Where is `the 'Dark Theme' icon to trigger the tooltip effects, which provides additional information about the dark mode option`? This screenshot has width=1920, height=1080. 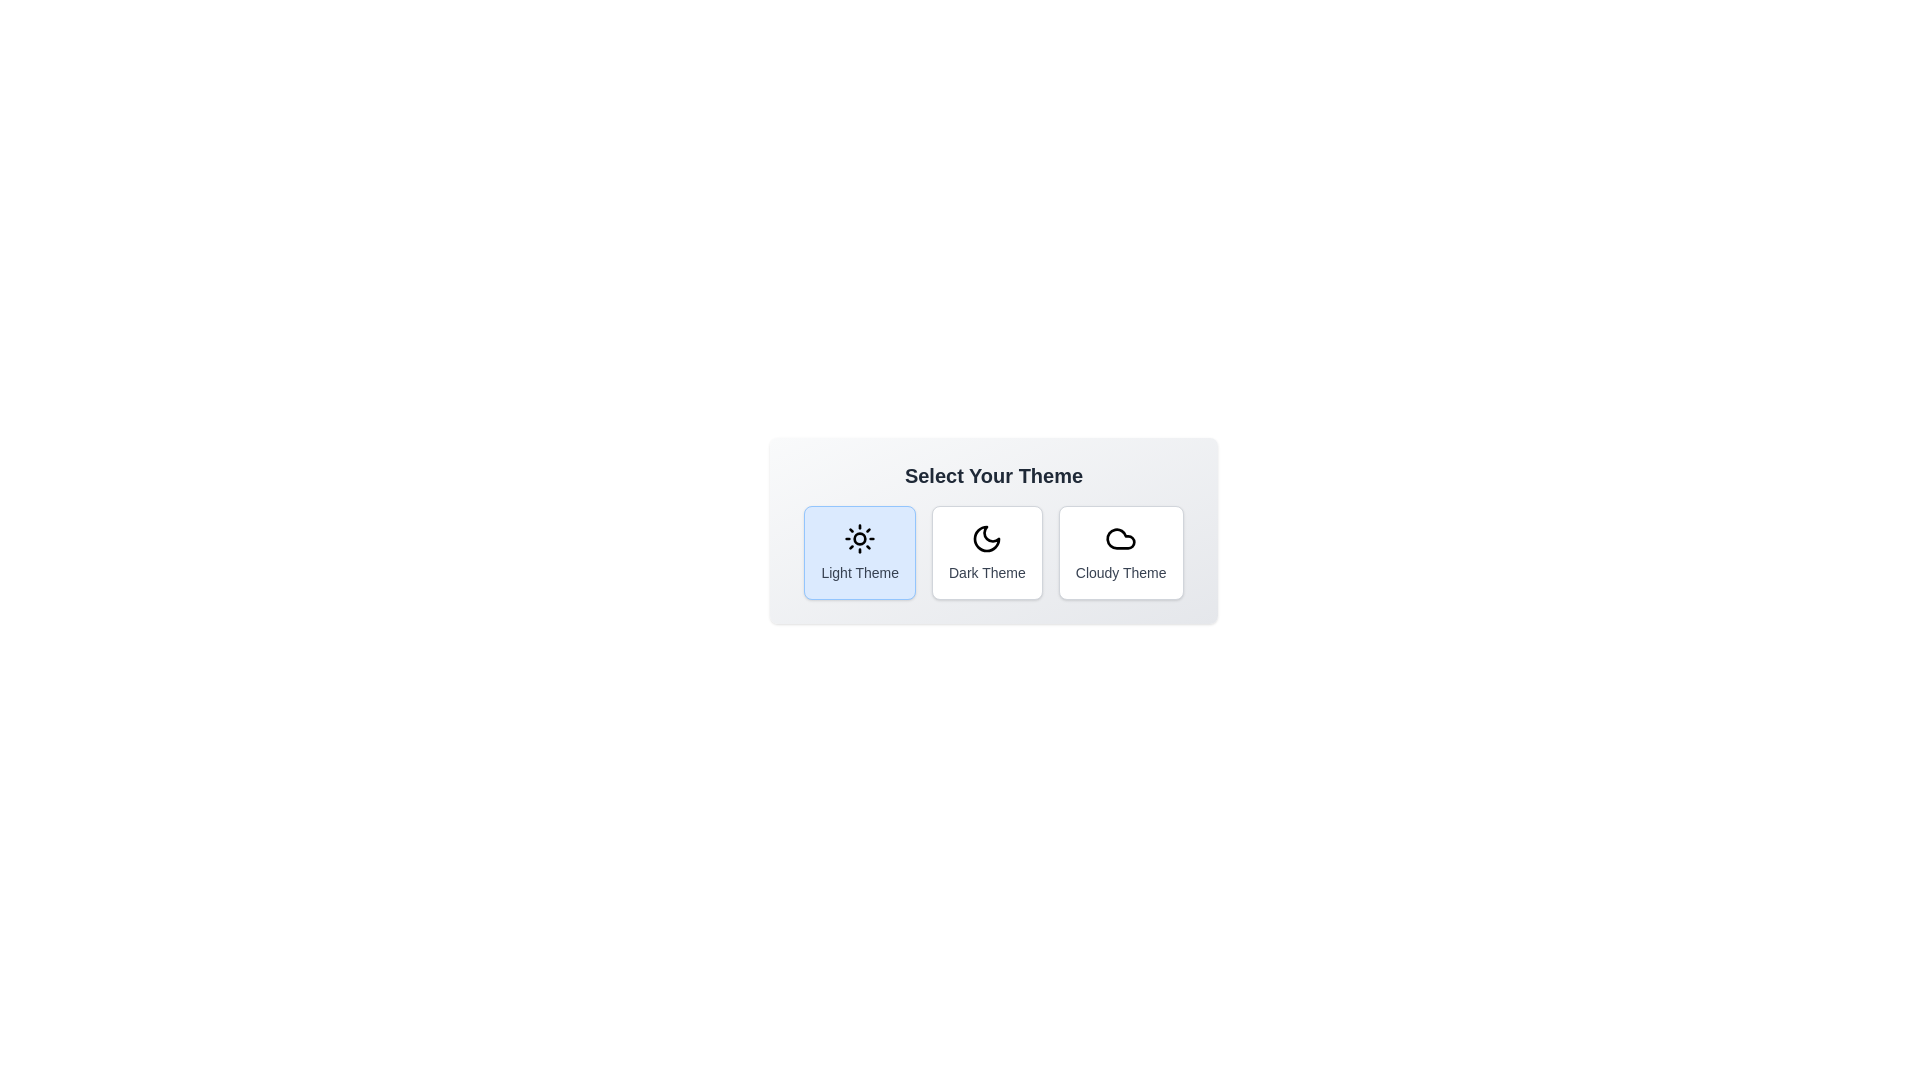
the 'Dark Theme' icon to trigger the tooltip effects, which provides additional information about the dark mode option is located at coordinates (987, 538).